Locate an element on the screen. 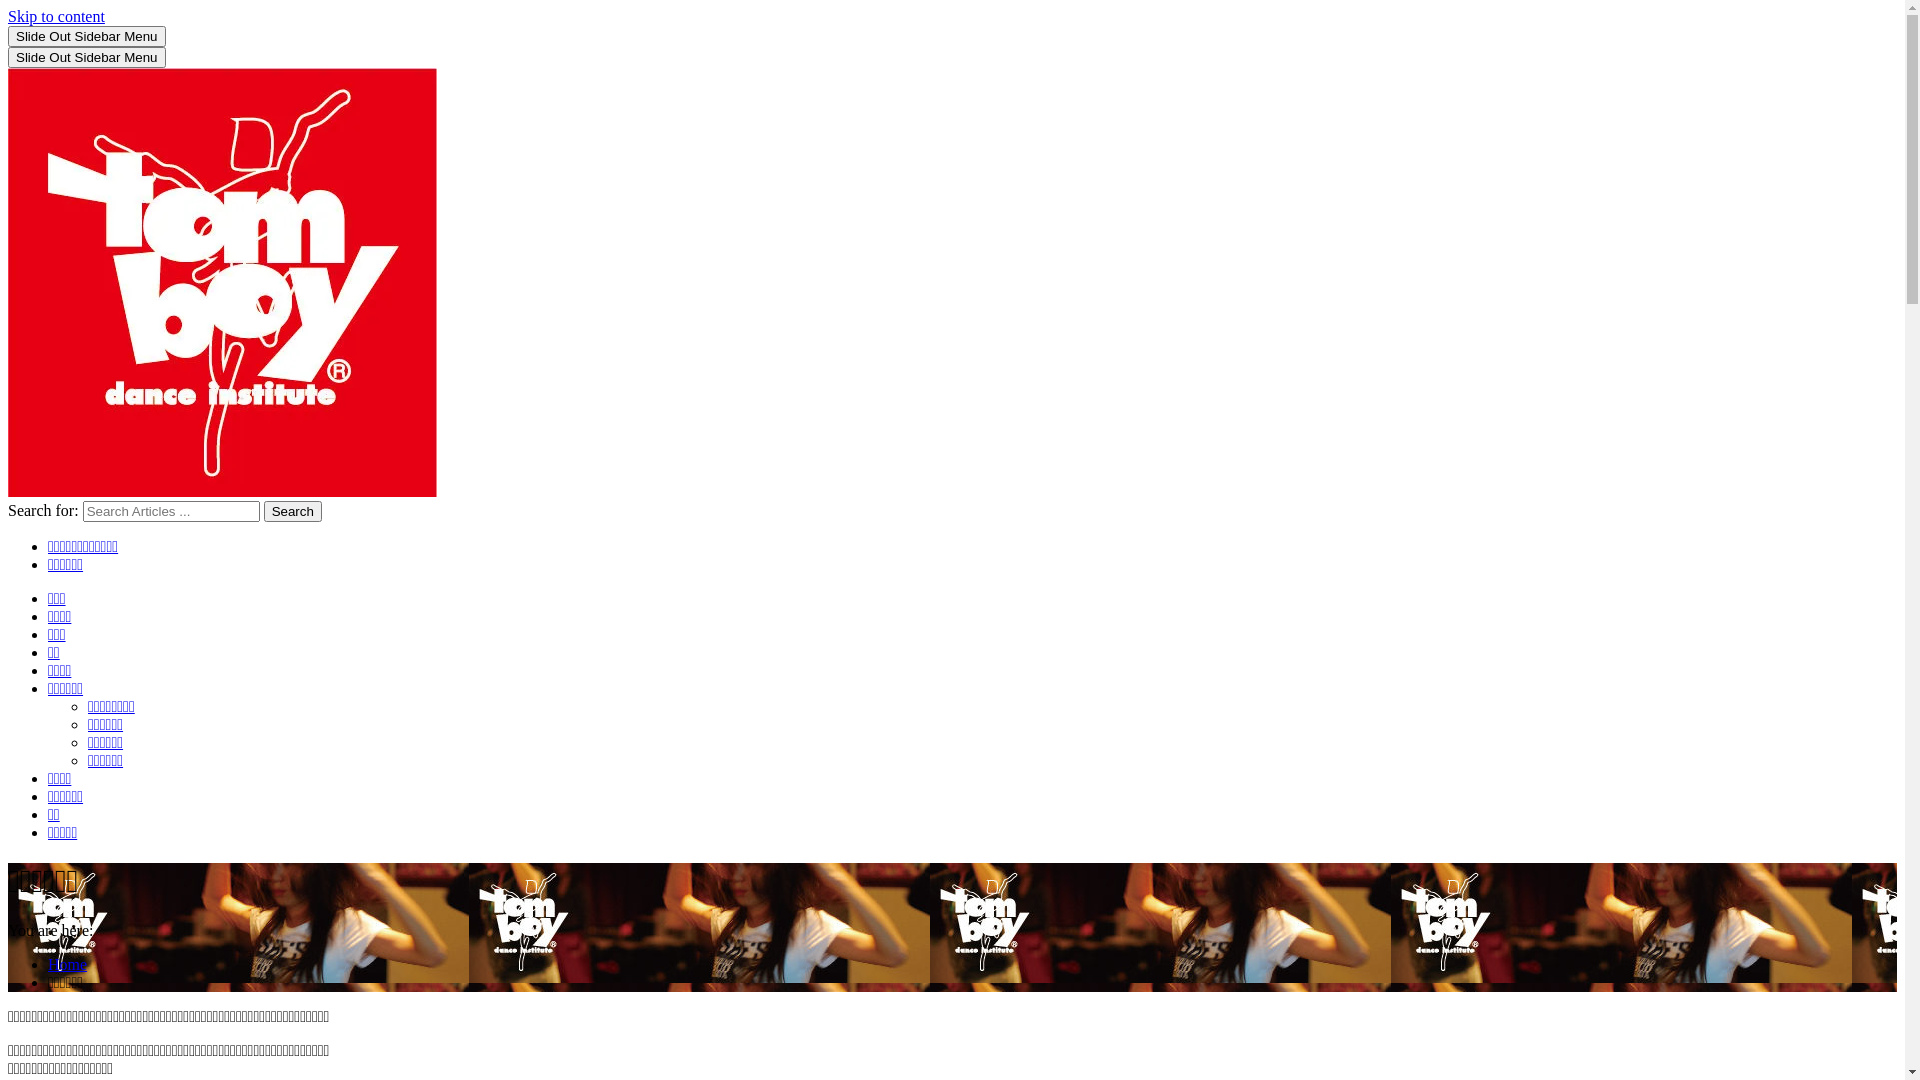 Image resolution: width=1920 pixels, height=1080 pixels. 'Home' is located at coordinates (67, 963).